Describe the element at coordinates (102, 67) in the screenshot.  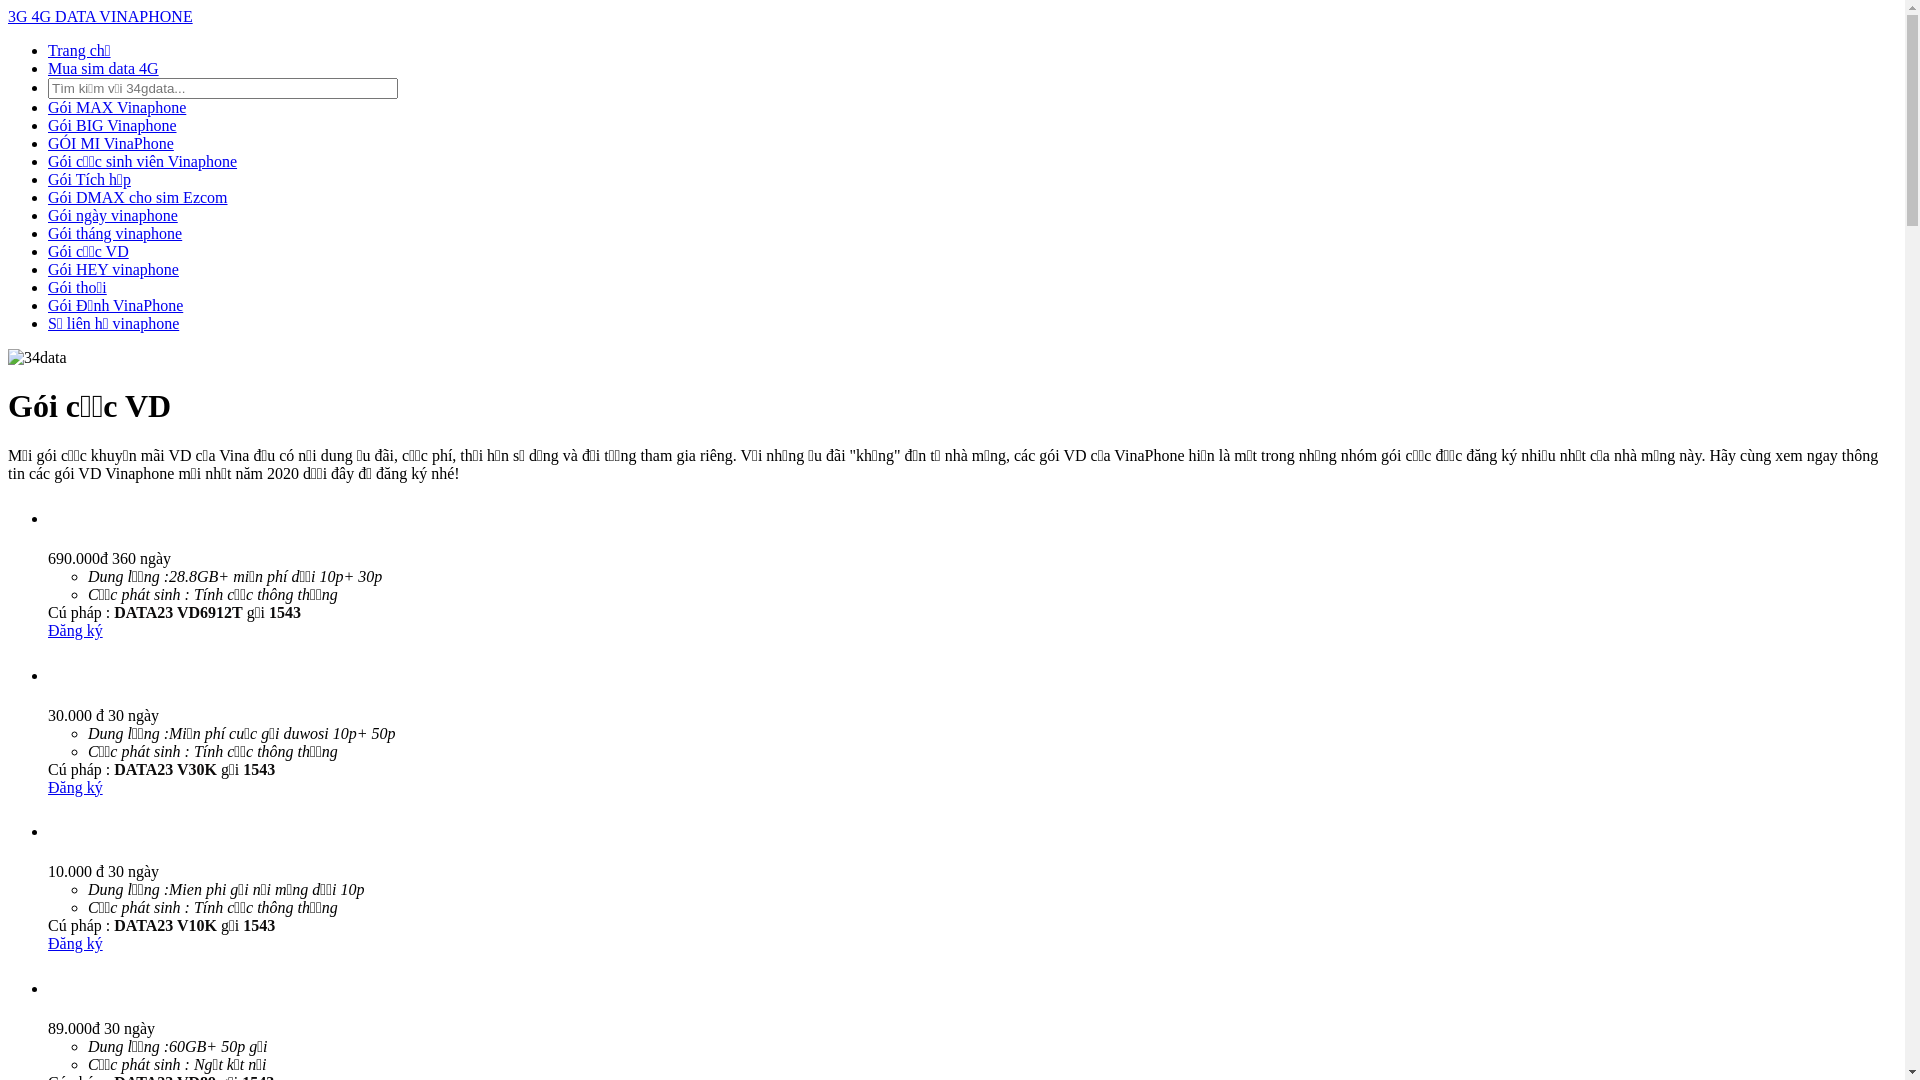
I see `'Mua sim data 4G'` at that location.